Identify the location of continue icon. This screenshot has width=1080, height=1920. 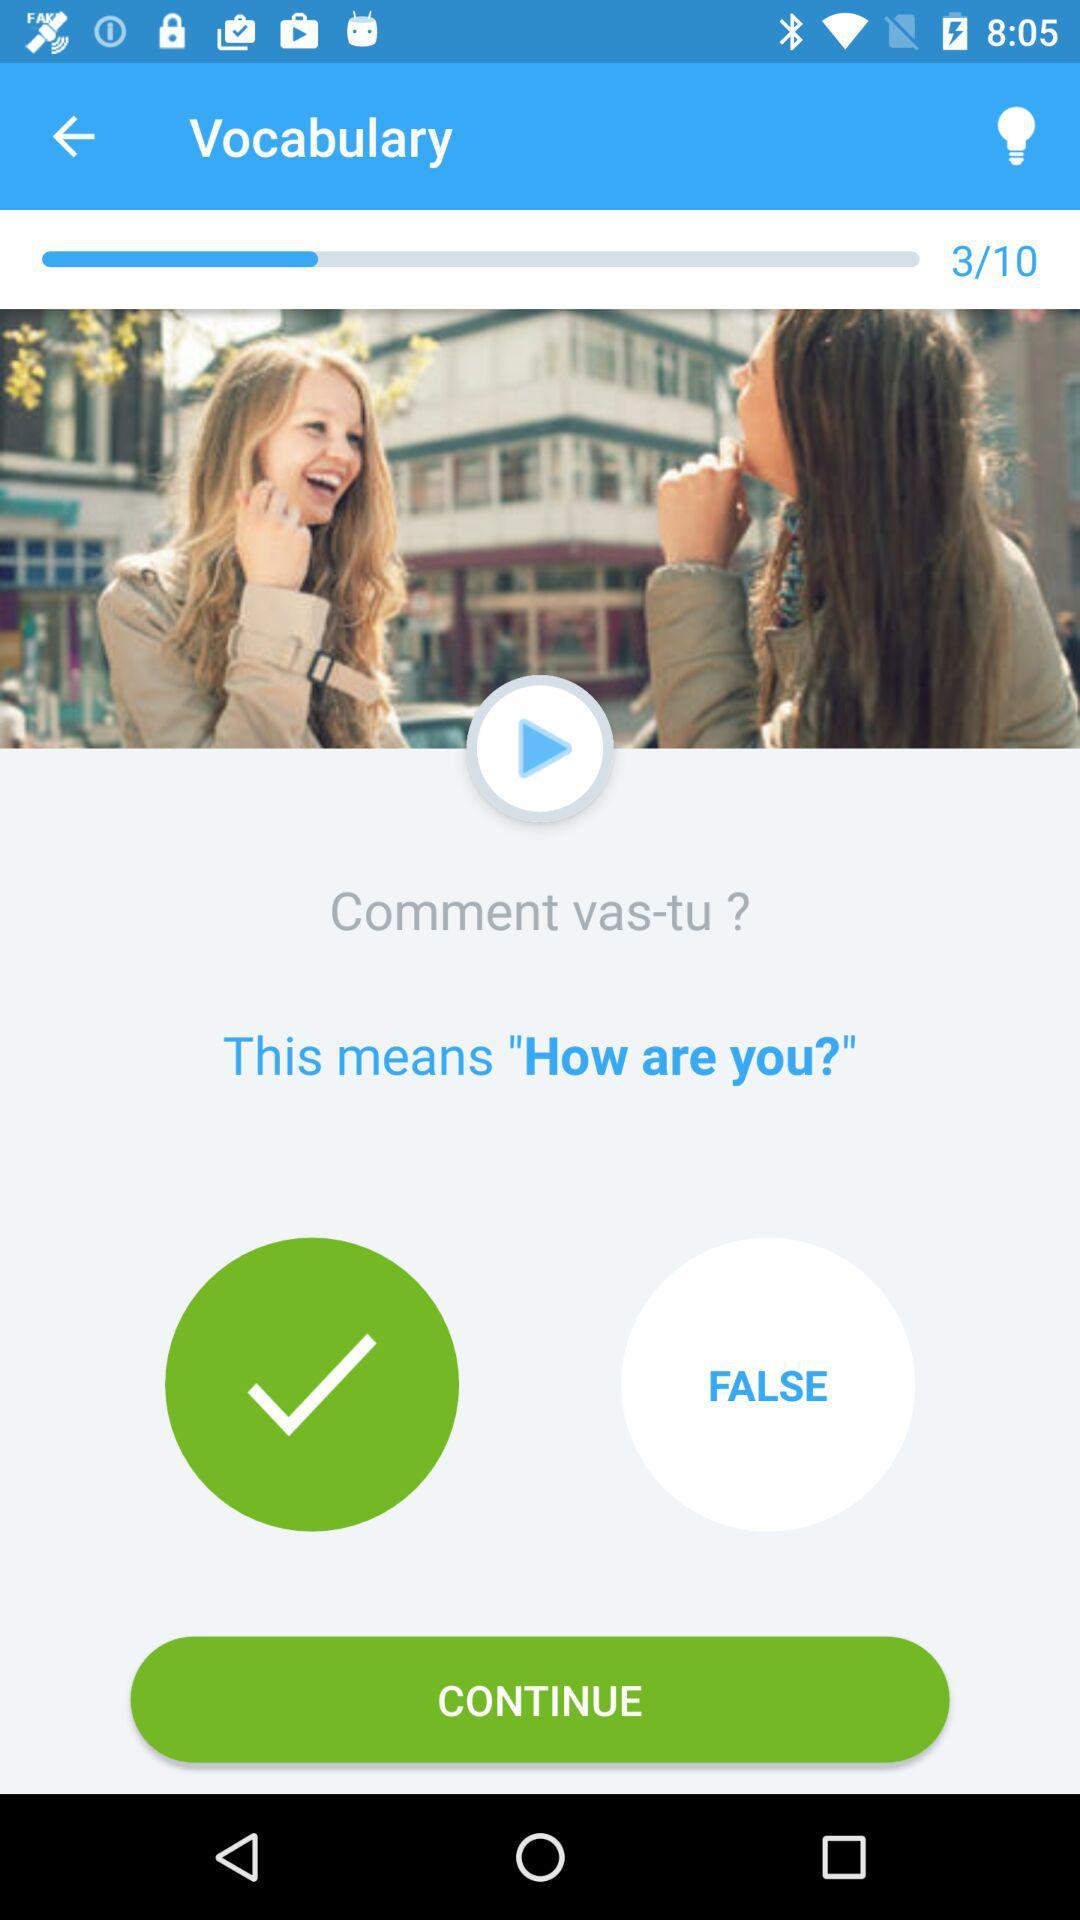
(540, 1698).